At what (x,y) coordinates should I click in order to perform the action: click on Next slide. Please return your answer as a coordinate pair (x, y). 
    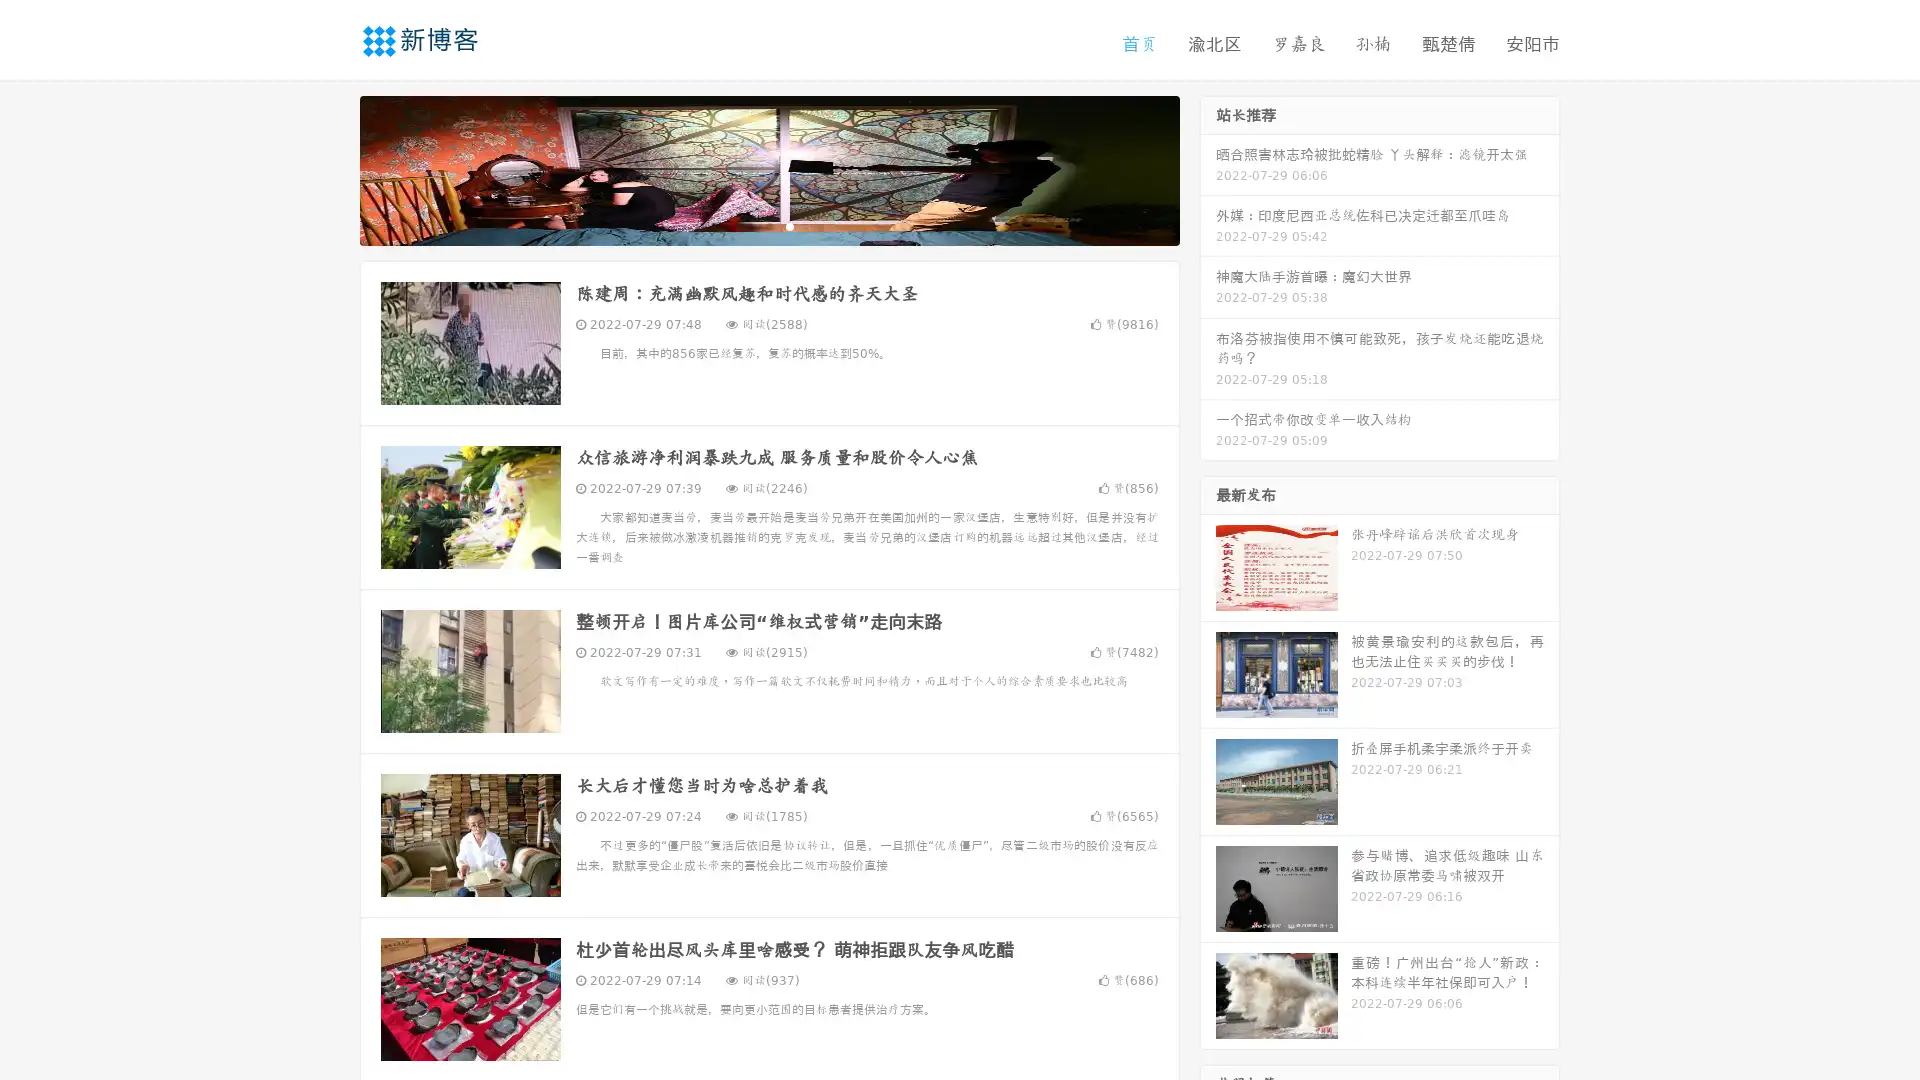
    Looking at the image, I should click on (1208, 168).